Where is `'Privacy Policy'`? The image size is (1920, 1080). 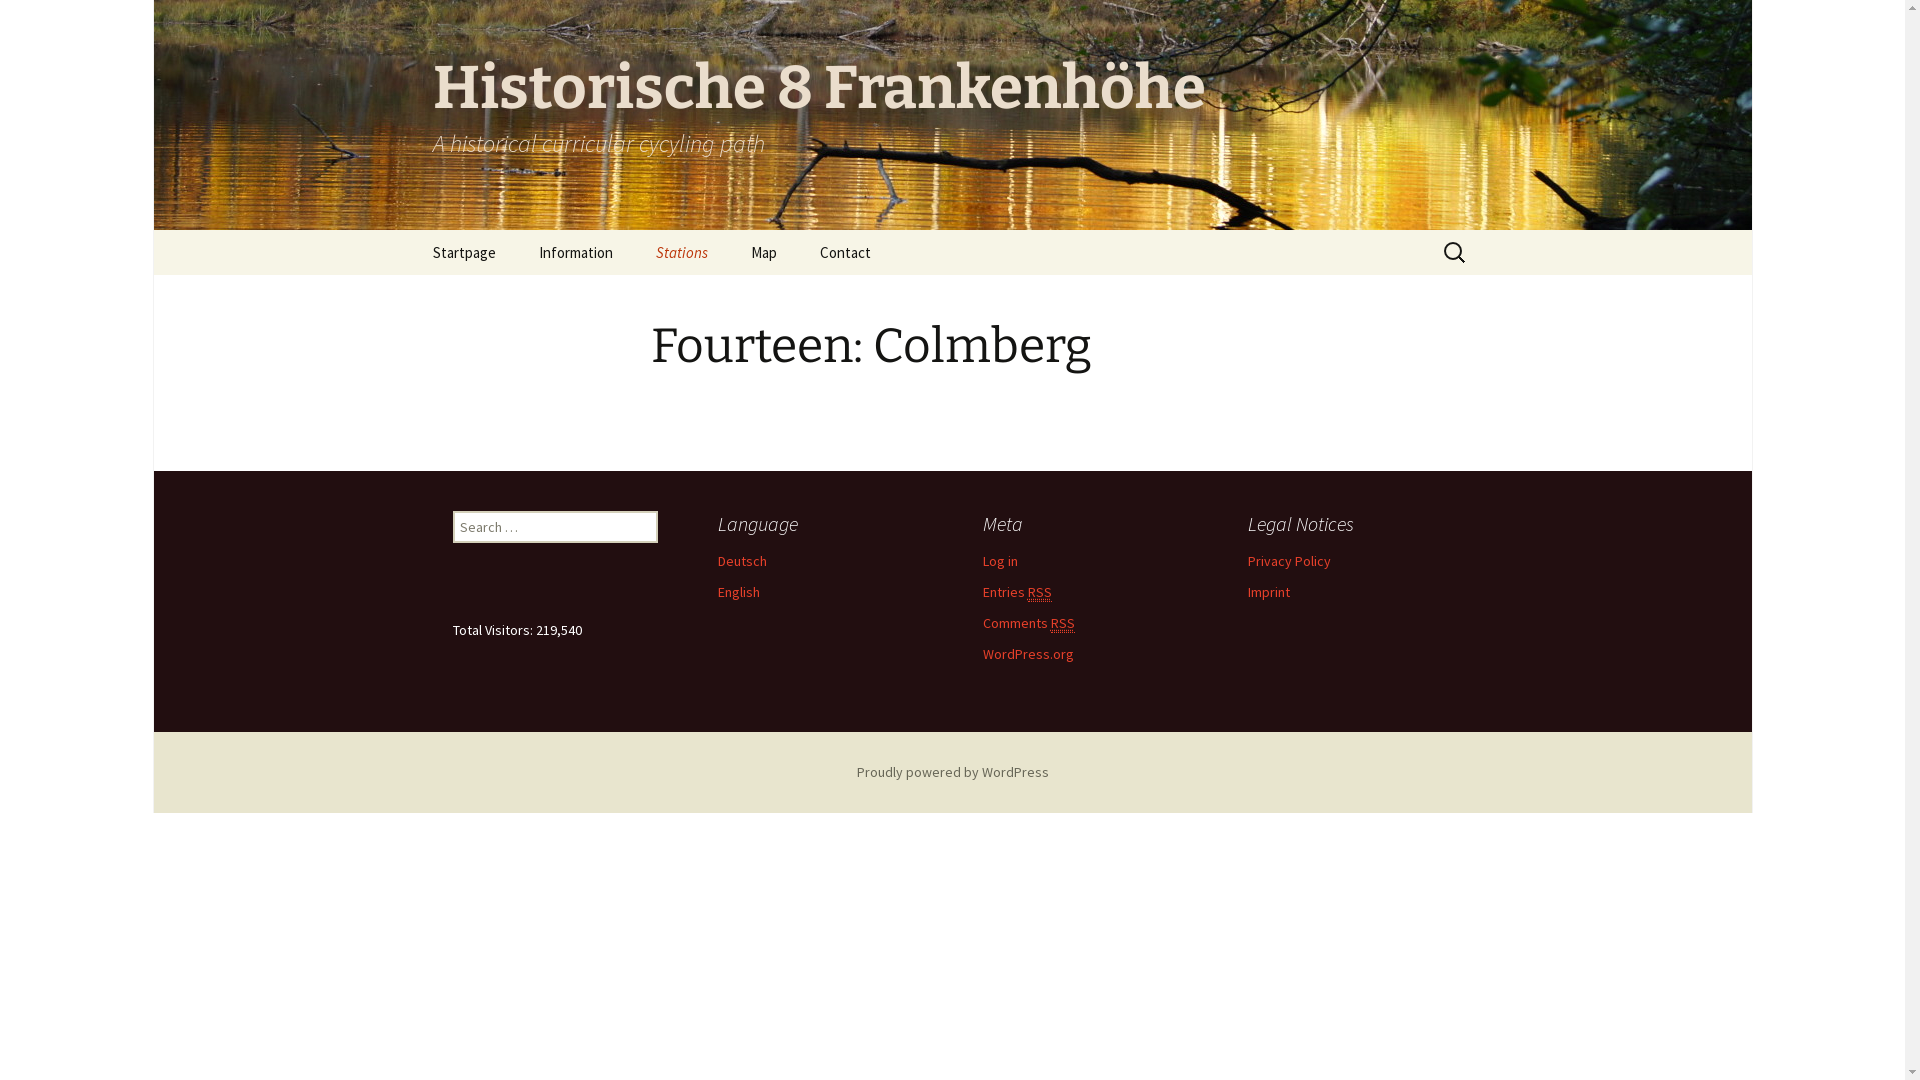
'Privacy Policy' is located at coordinates (1247, 560).